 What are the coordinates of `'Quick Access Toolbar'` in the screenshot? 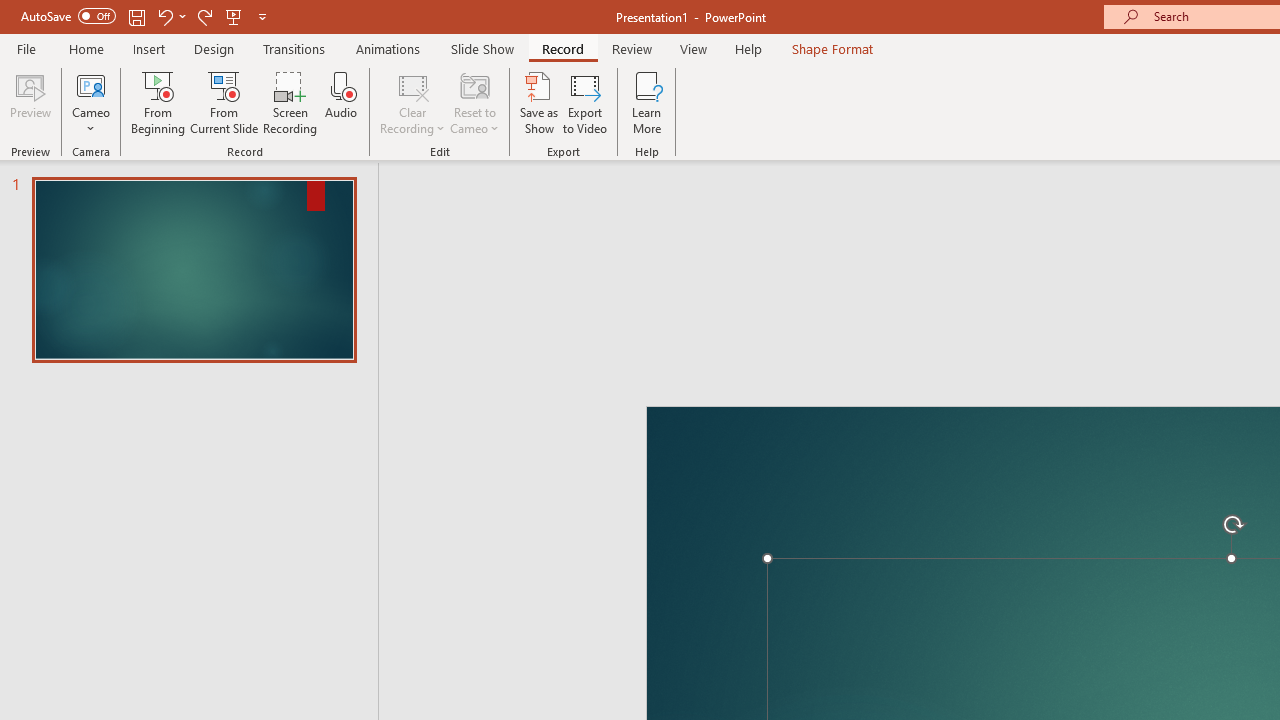 It's located at (144, 16).